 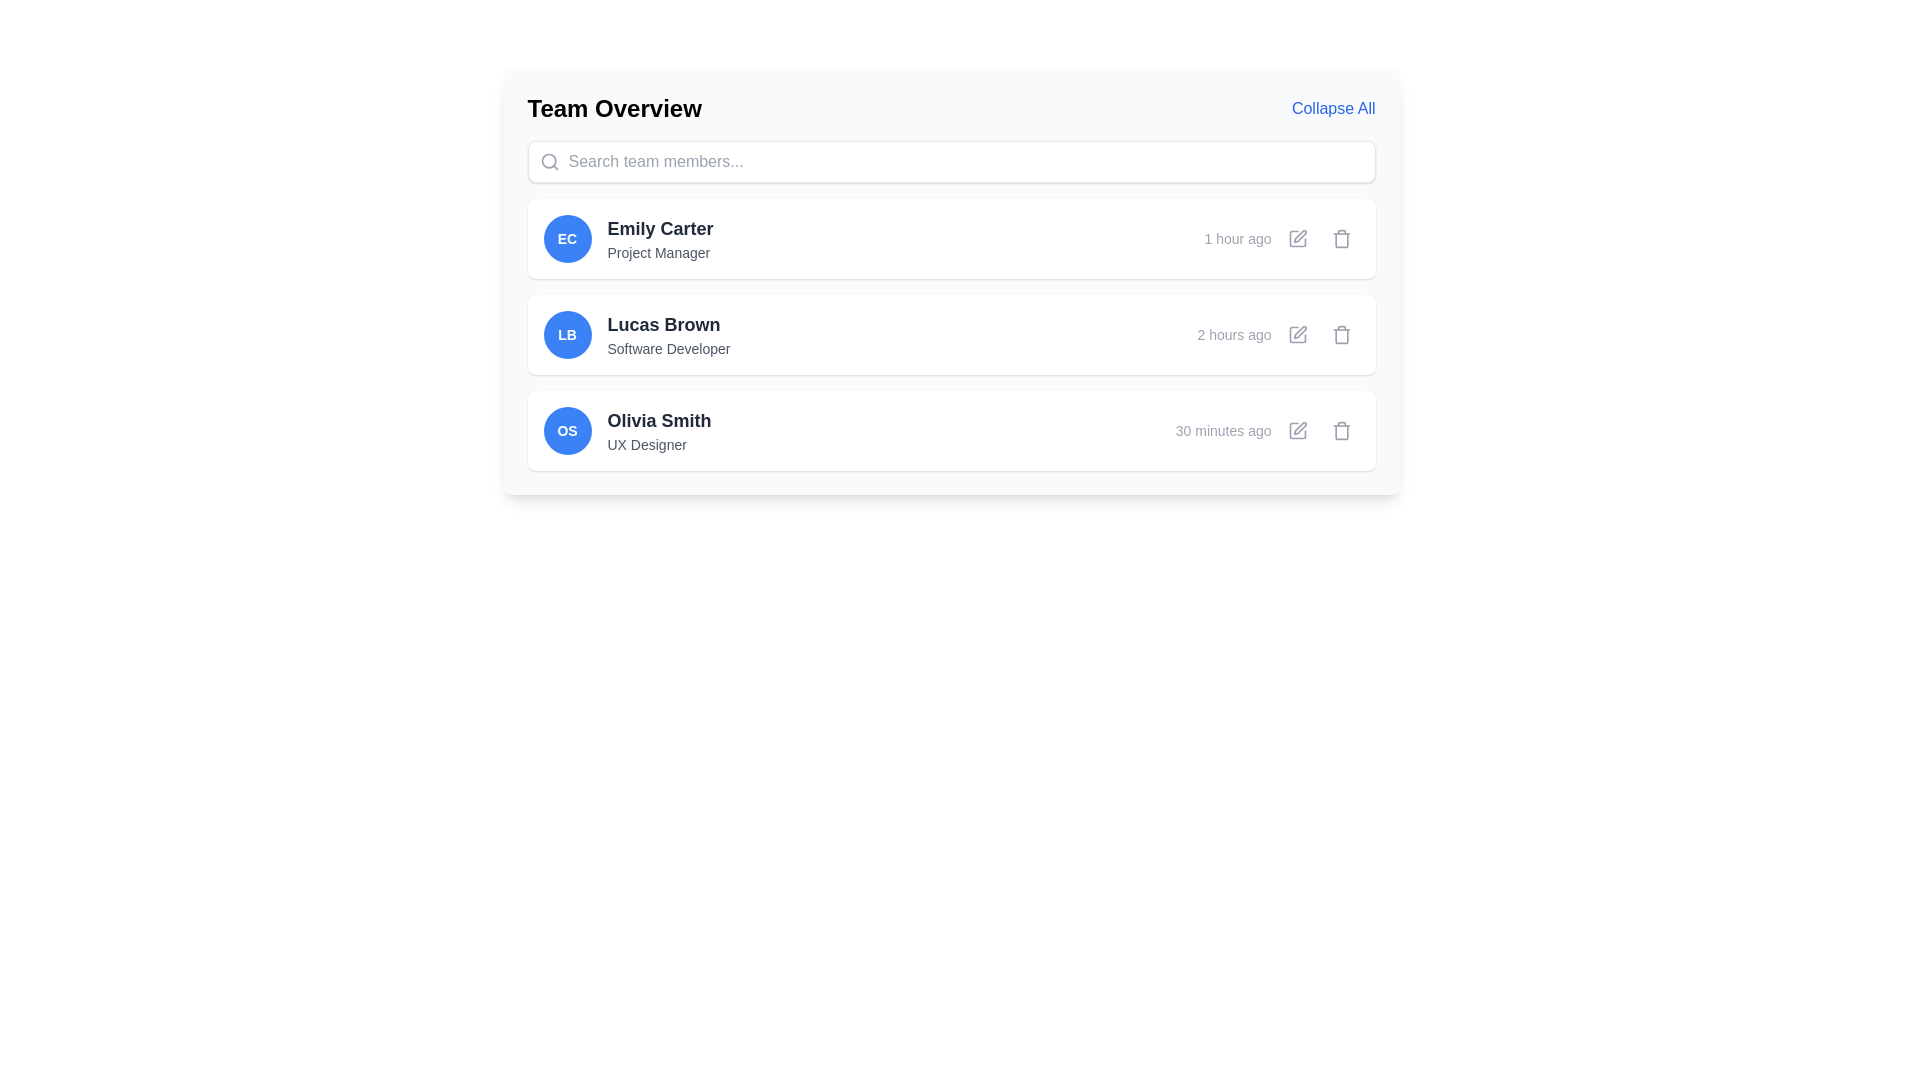 I want to click on the square-shaped button with a pen icon, which is the second action button to the right of the '2 hours ago' timestamp for 'Lucas Brown', so click(x=1297, y=334).